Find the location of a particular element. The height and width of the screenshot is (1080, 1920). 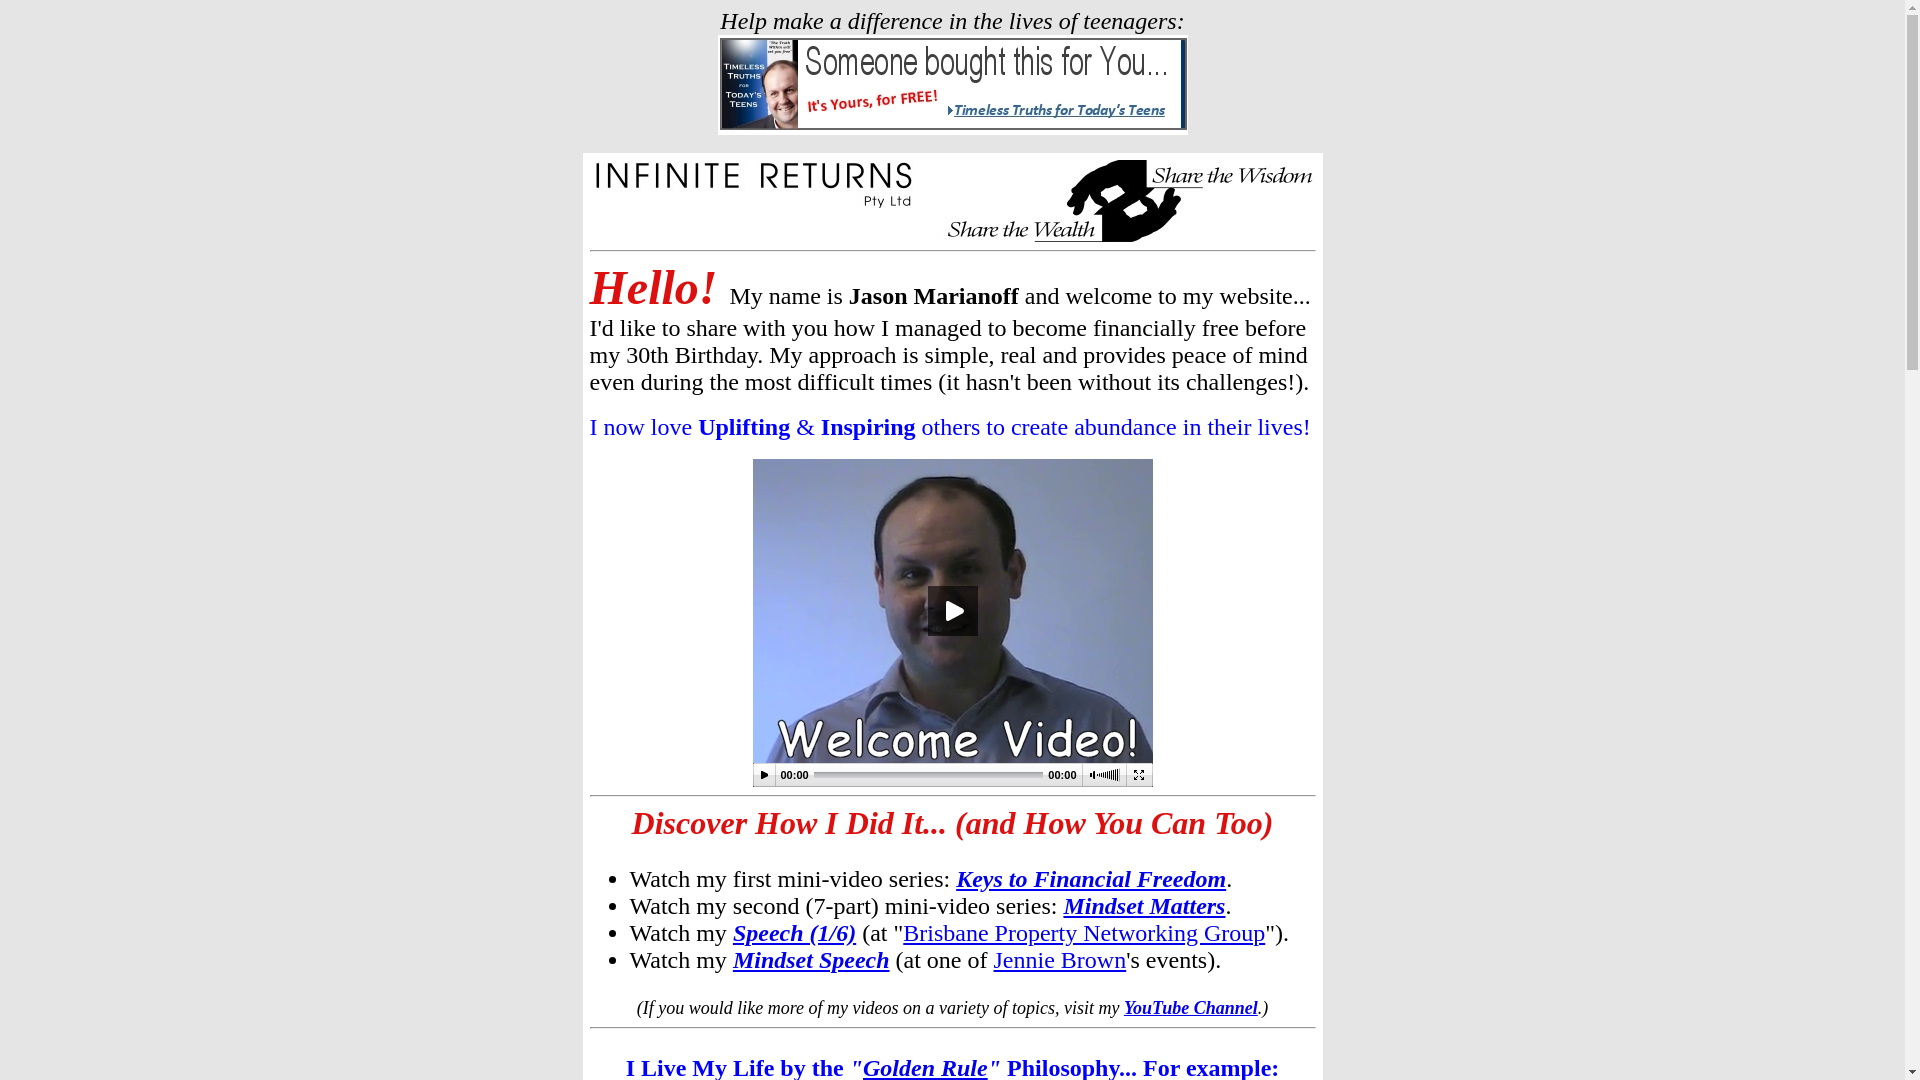

'YouTube Channel' is located at coordinates (1123, 1007).